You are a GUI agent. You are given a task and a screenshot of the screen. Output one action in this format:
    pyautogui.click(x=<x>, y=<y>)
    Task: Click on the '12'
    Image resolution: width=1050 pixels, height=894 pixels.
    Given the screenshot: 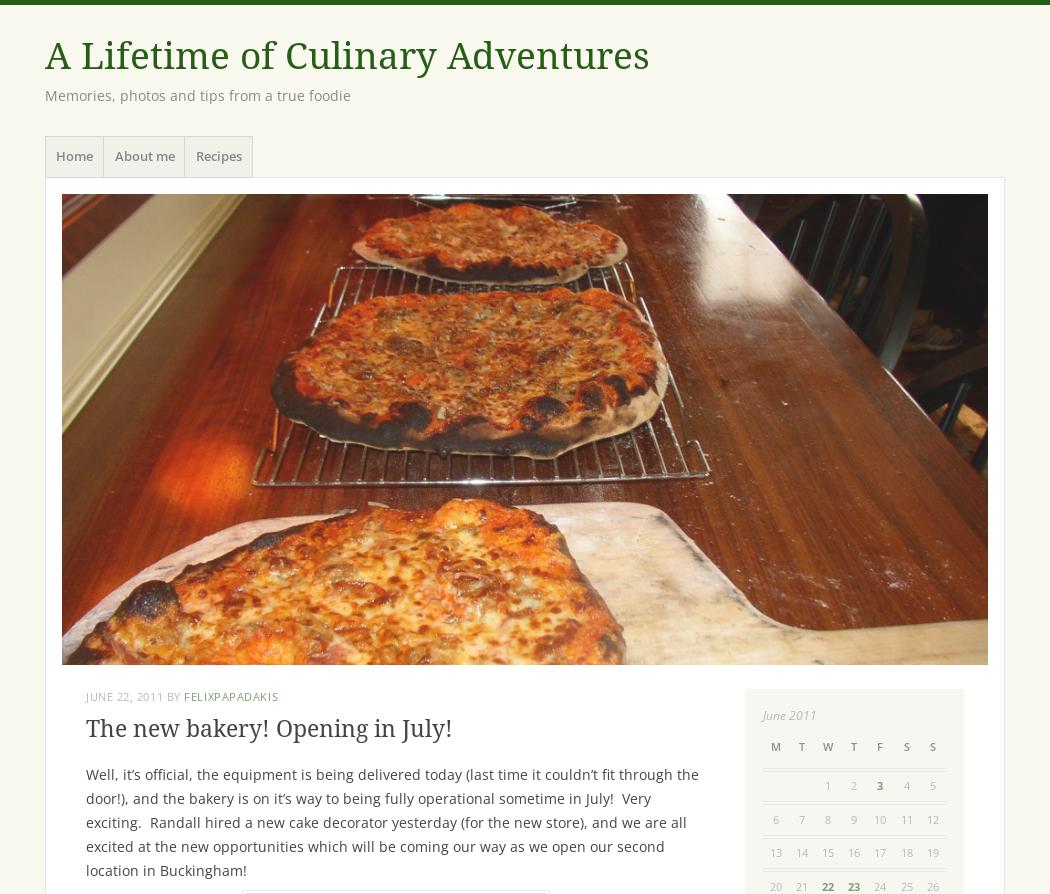 What is the action you would take?
    pyautogui.click(x=931, y=817)
    